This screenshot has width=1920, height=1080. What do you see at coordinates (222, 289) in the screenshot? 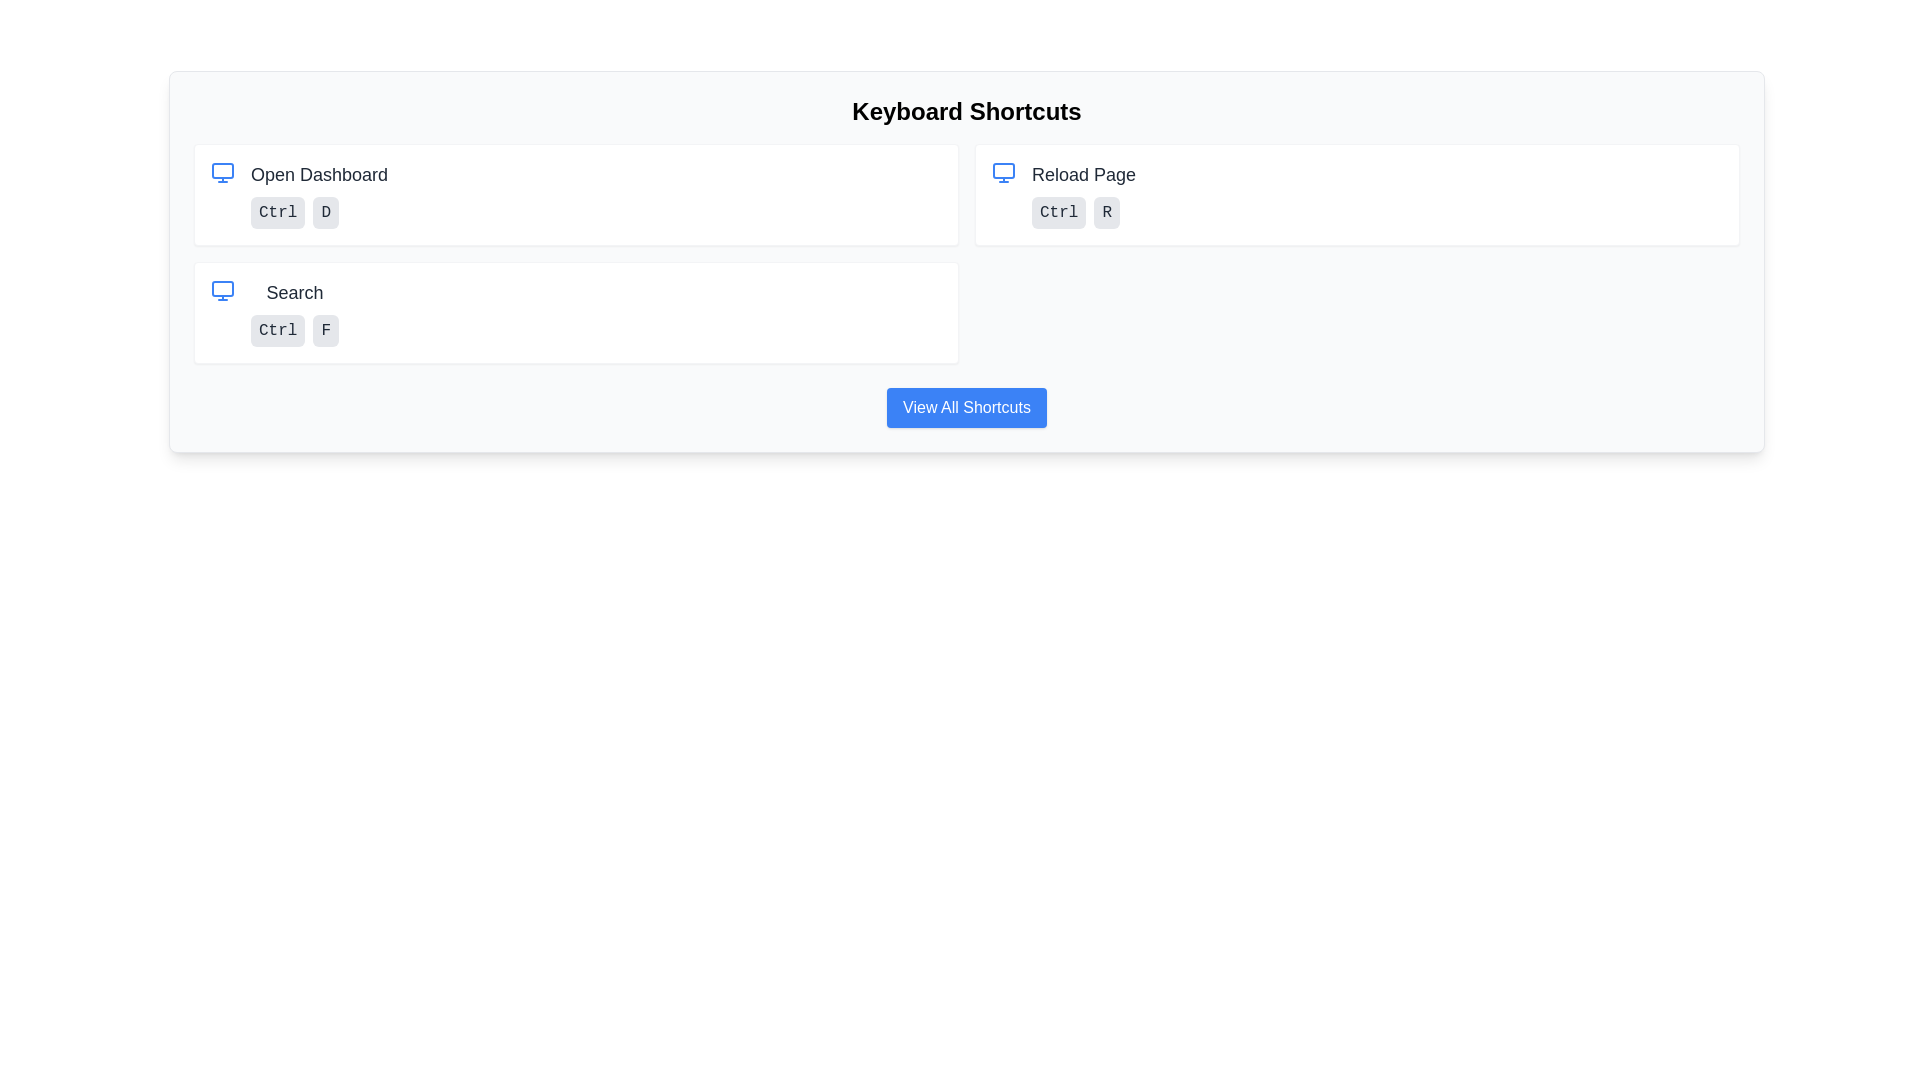
I see `the rectangular icon within the monitor icon located to the left of the 'Search' label` at bounding box center [222, 289].